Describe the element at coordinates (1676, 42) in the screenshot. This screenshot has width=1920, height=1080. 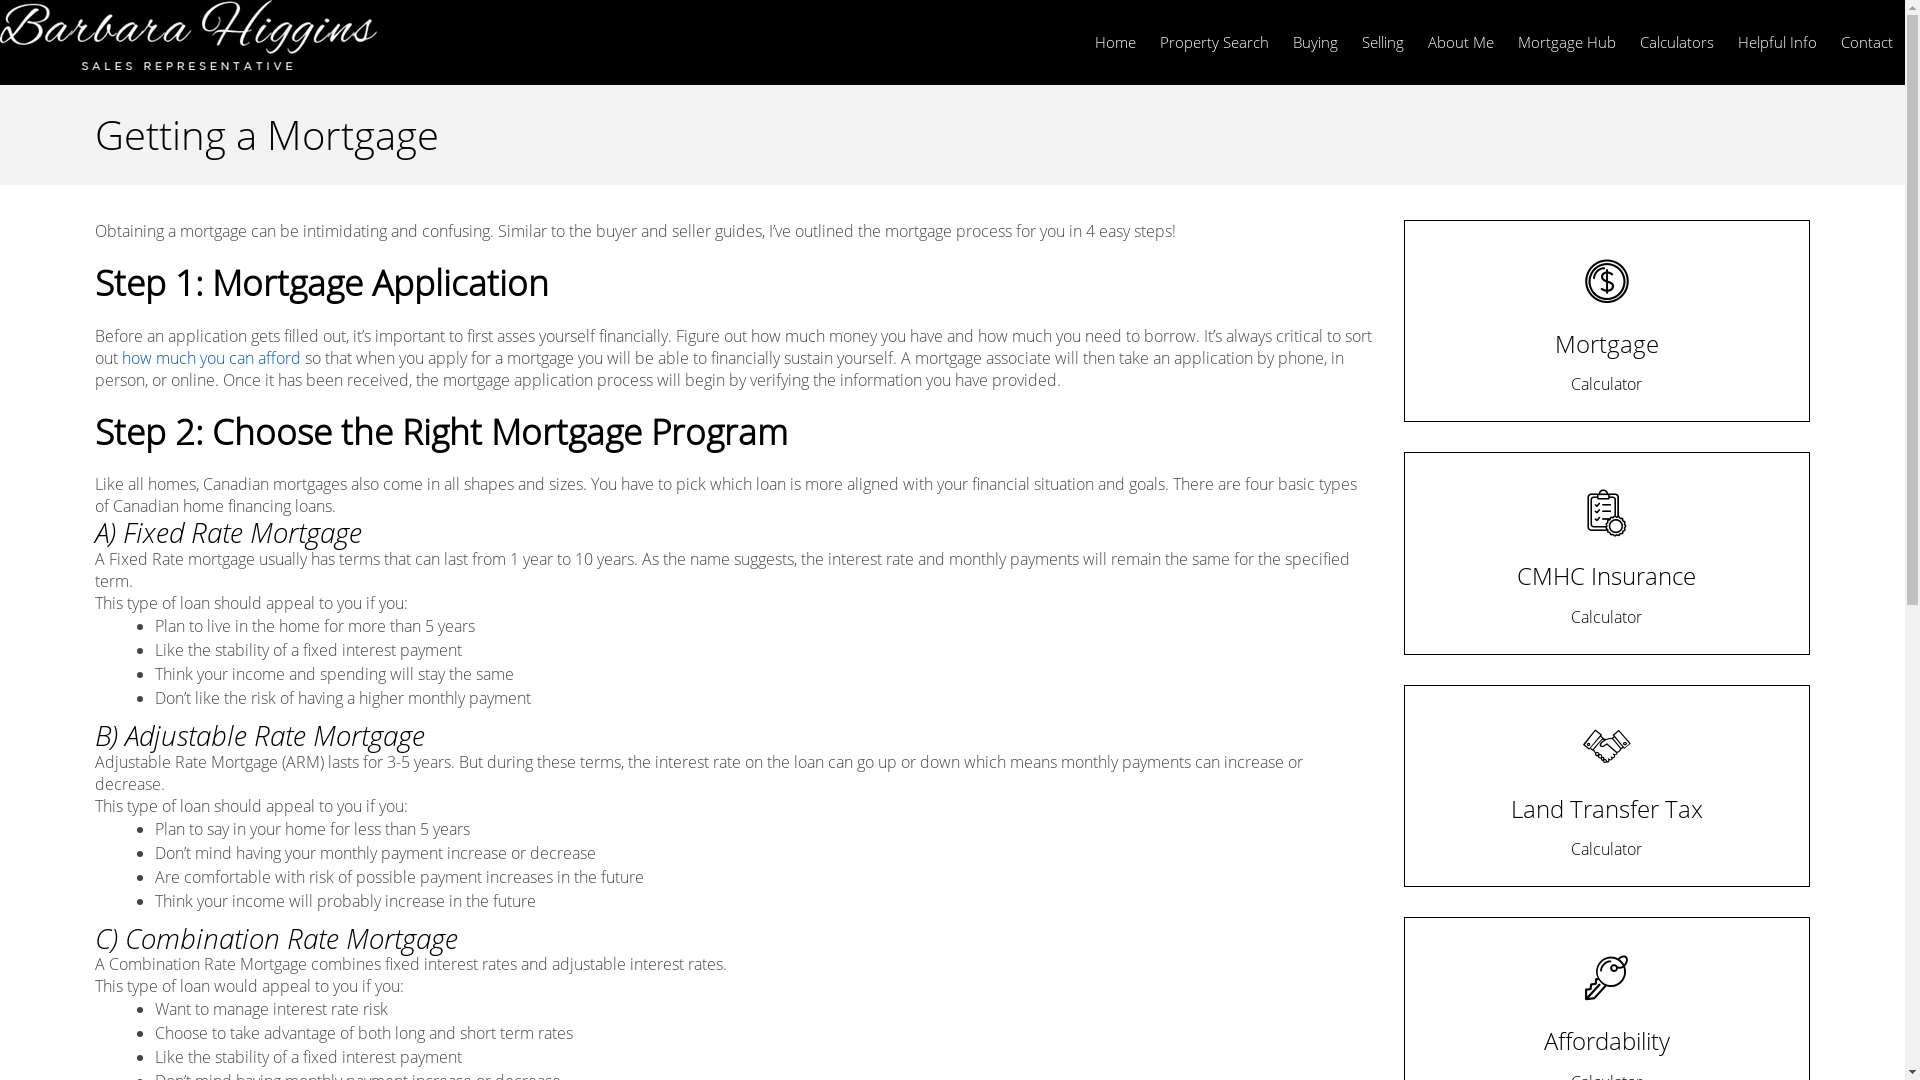
I see `'Calculators'` at that location.